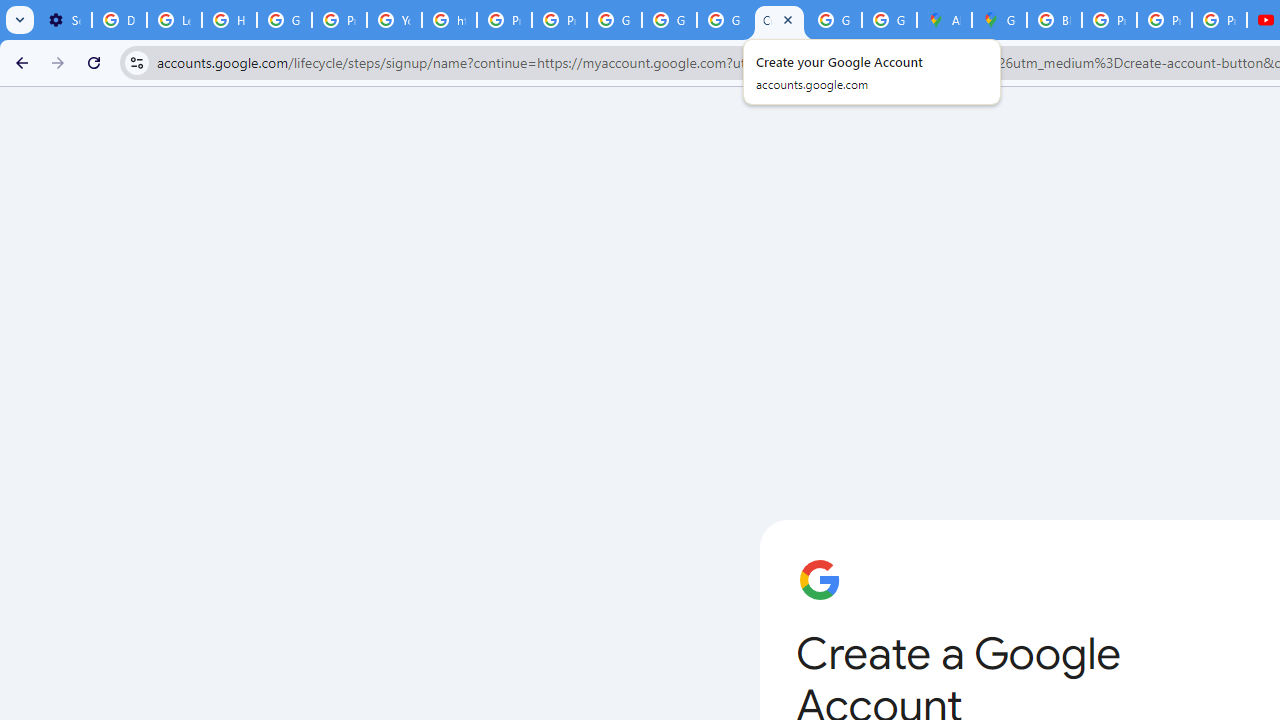  What do you see at coordinates (999, 20) in the screenshot?
I see `'Google Maps'` at bounding box center [999, 20].